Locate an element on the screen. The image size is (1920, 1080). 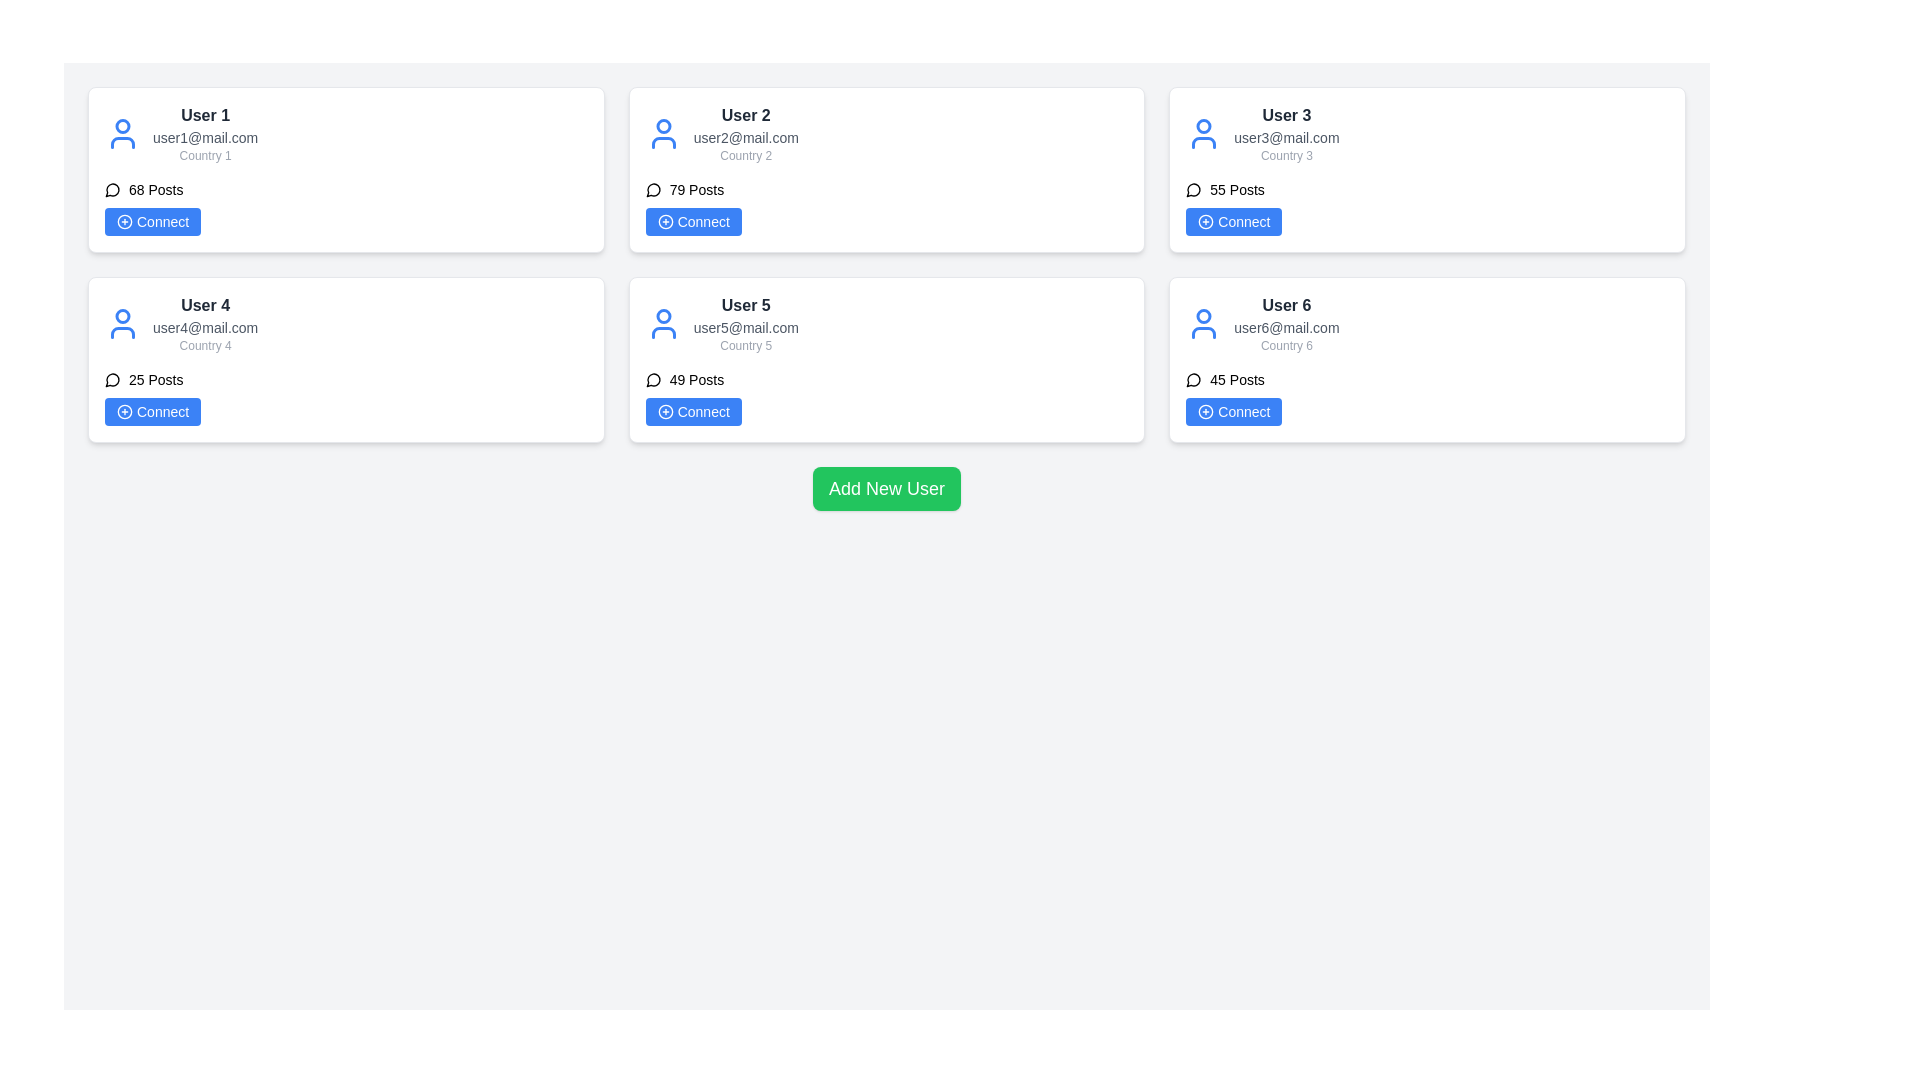
the lower part of the user icon representing 'User 6', which is a blue stroked curved line forming the shoulders and torso of the icon is located at coordinates (1203, 331).